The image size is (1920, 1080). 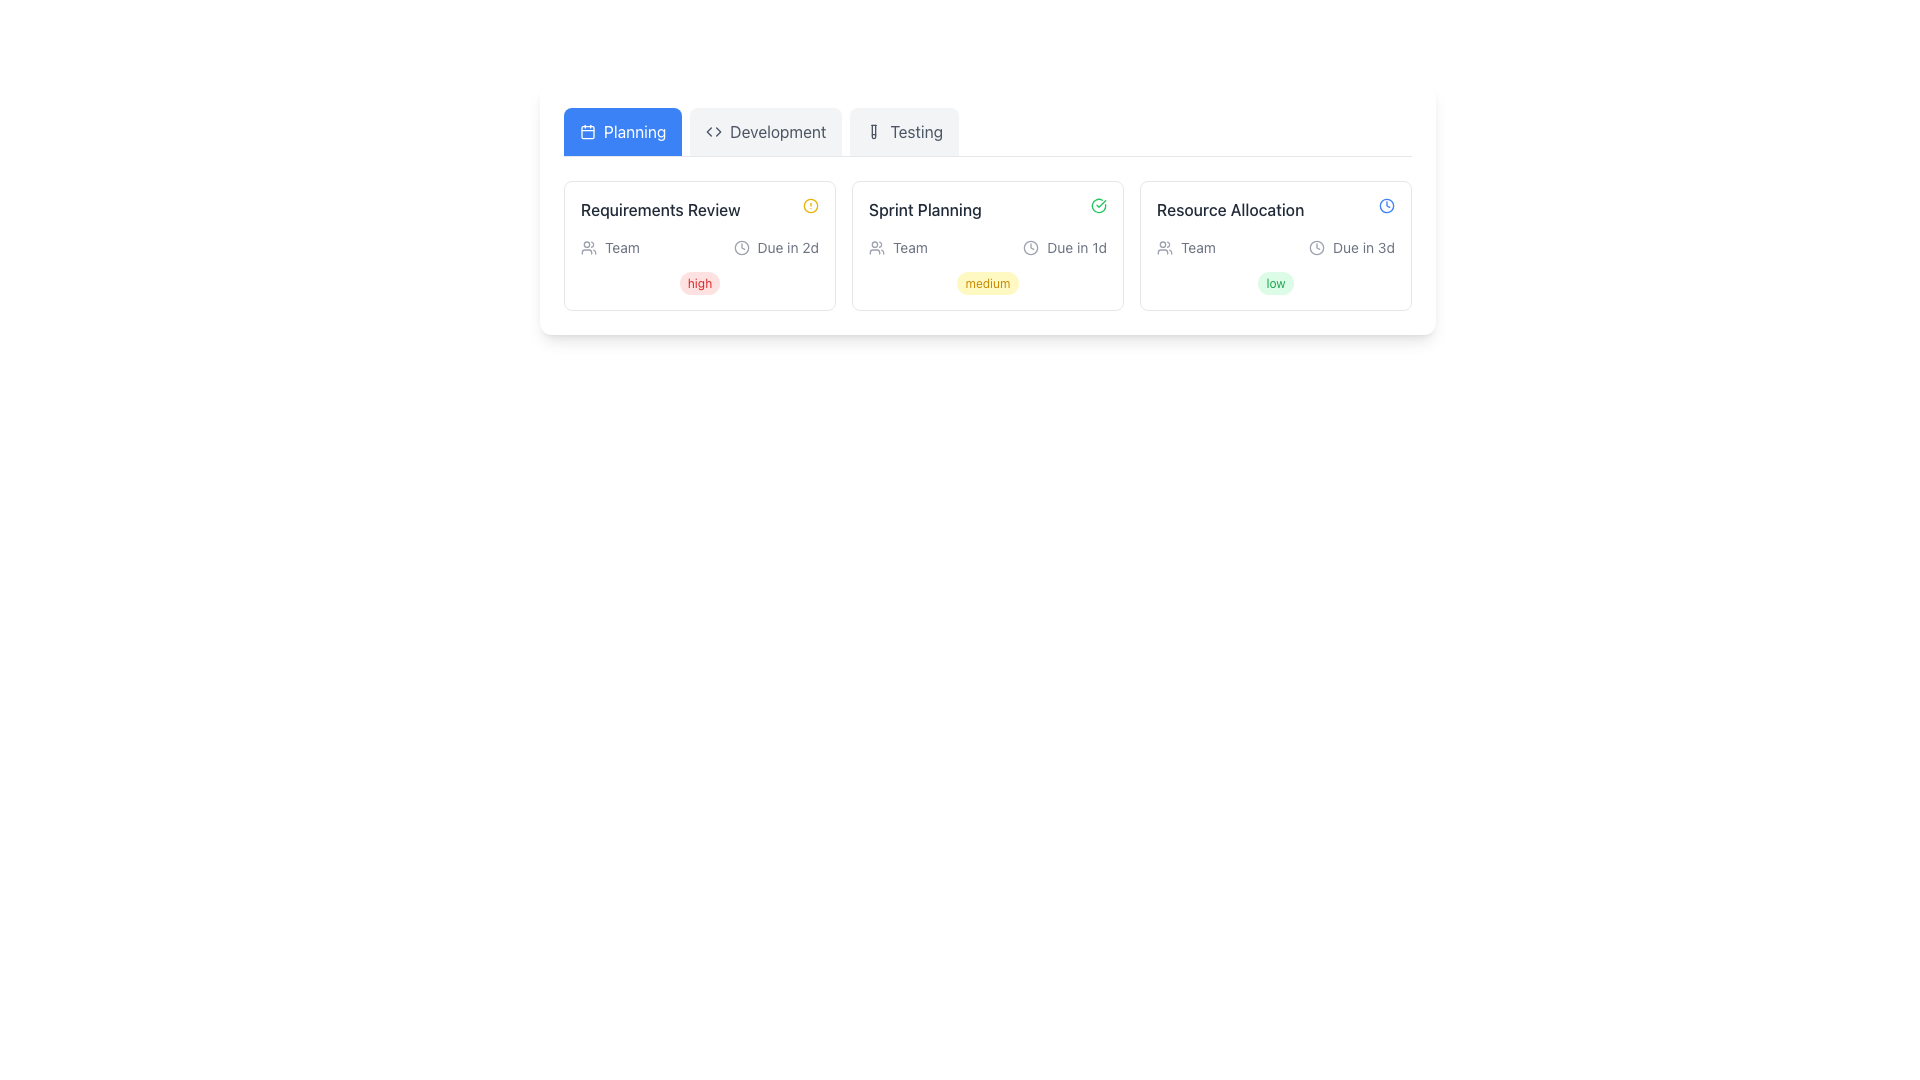 I want to click on the 'Resource Allocation' text label located in the top-right corner of the card, which is displayed in dark gray and bold font, so click(x=1229, y=209).